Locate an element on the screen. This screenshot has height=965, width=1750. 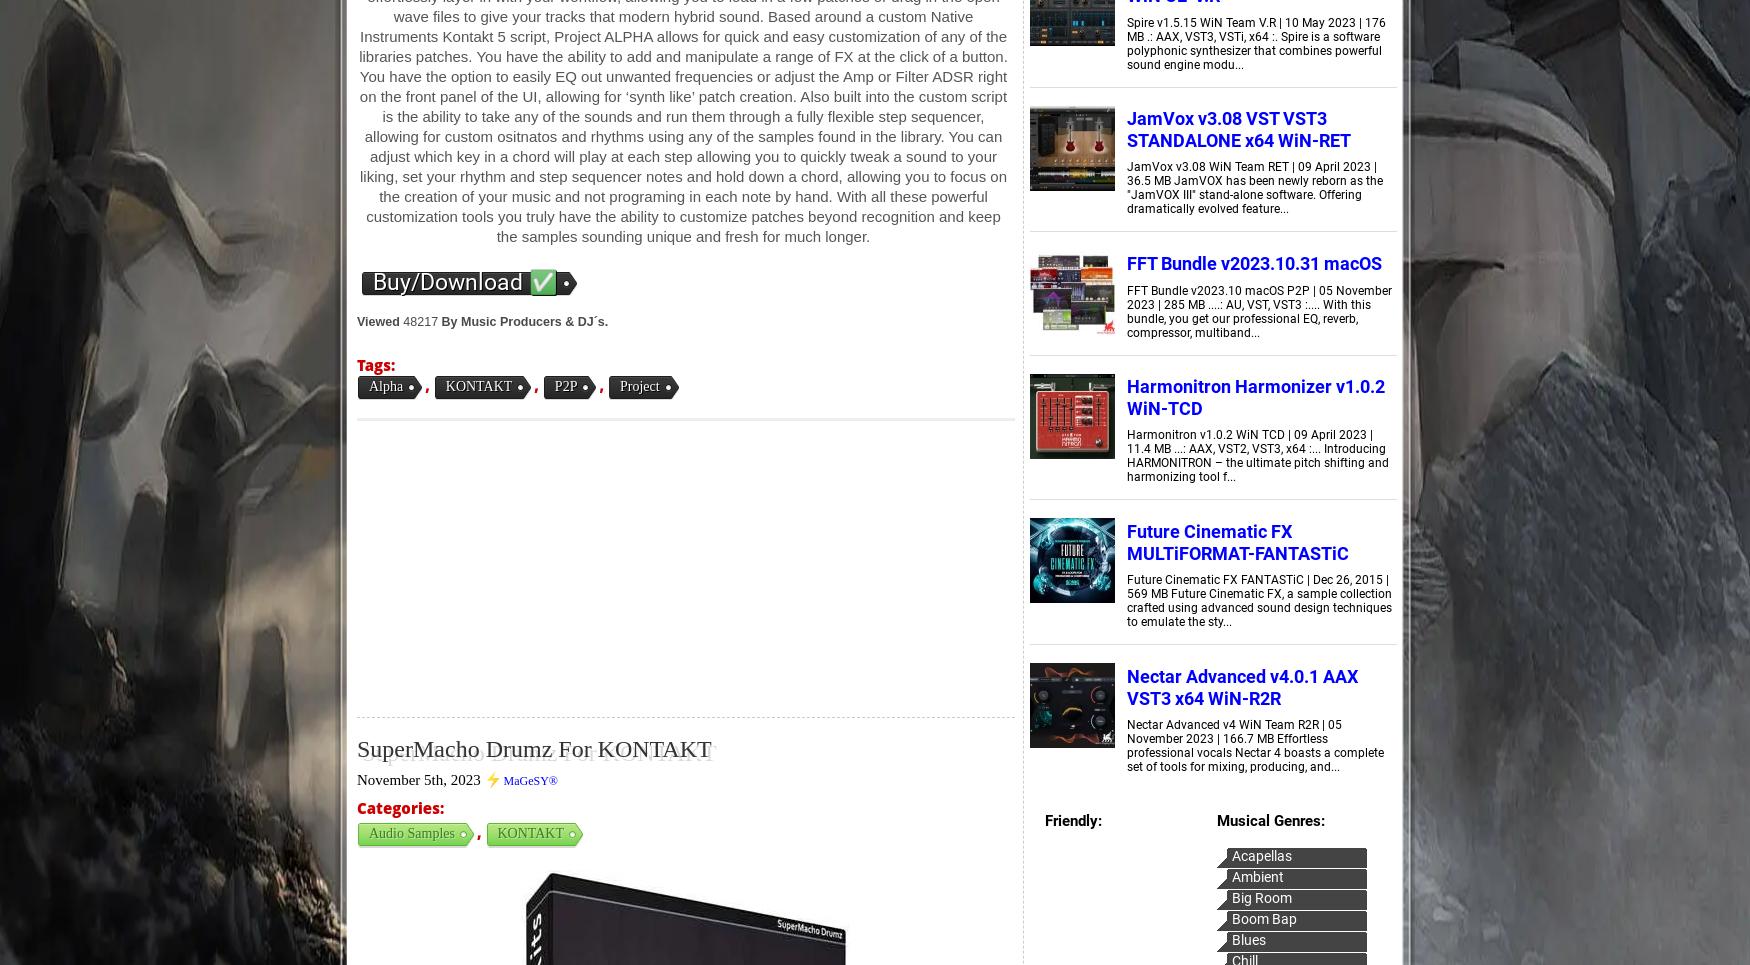
'Viewed' is located at coordinates (357, 321).